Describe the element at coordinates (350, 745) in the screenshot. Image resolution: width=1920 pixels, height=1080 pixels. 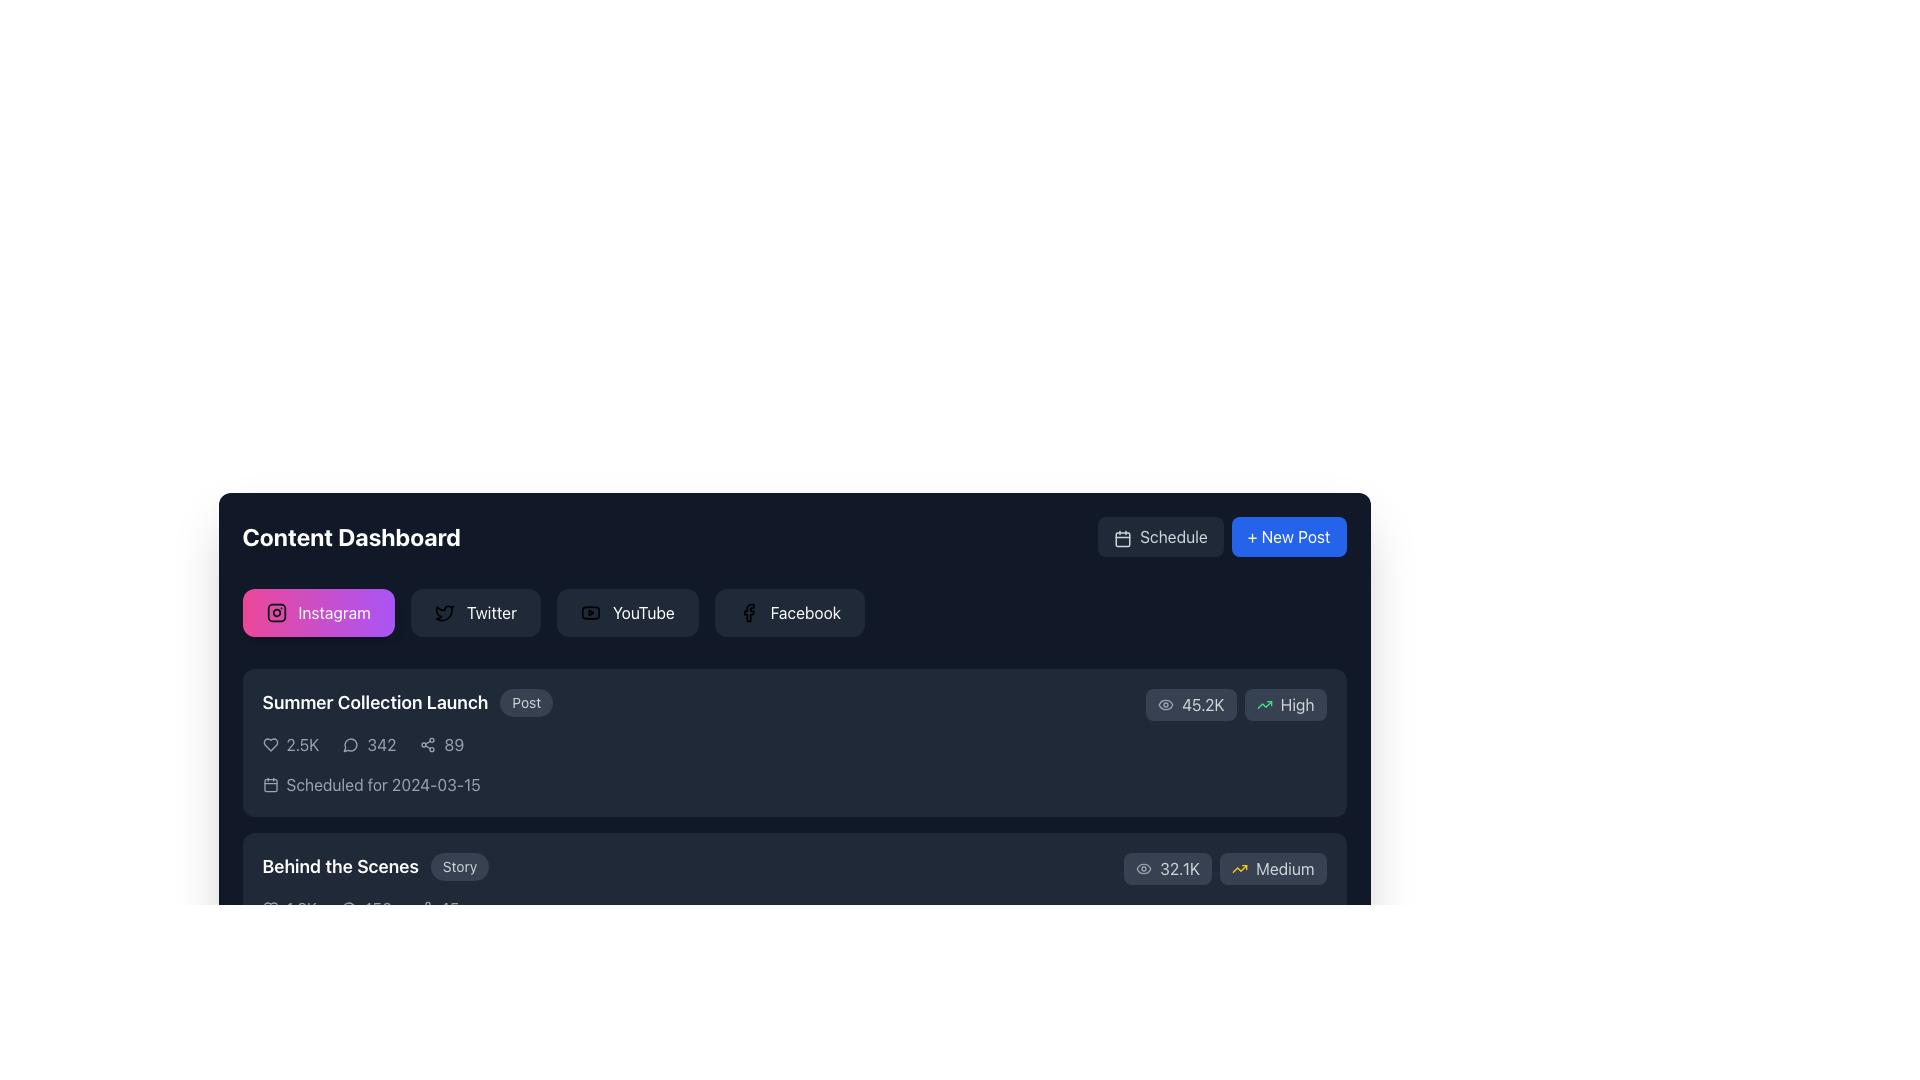
I see `the speech bubble or chat icon representing the interaction count of 'Summer Collection Launch'` at that location.